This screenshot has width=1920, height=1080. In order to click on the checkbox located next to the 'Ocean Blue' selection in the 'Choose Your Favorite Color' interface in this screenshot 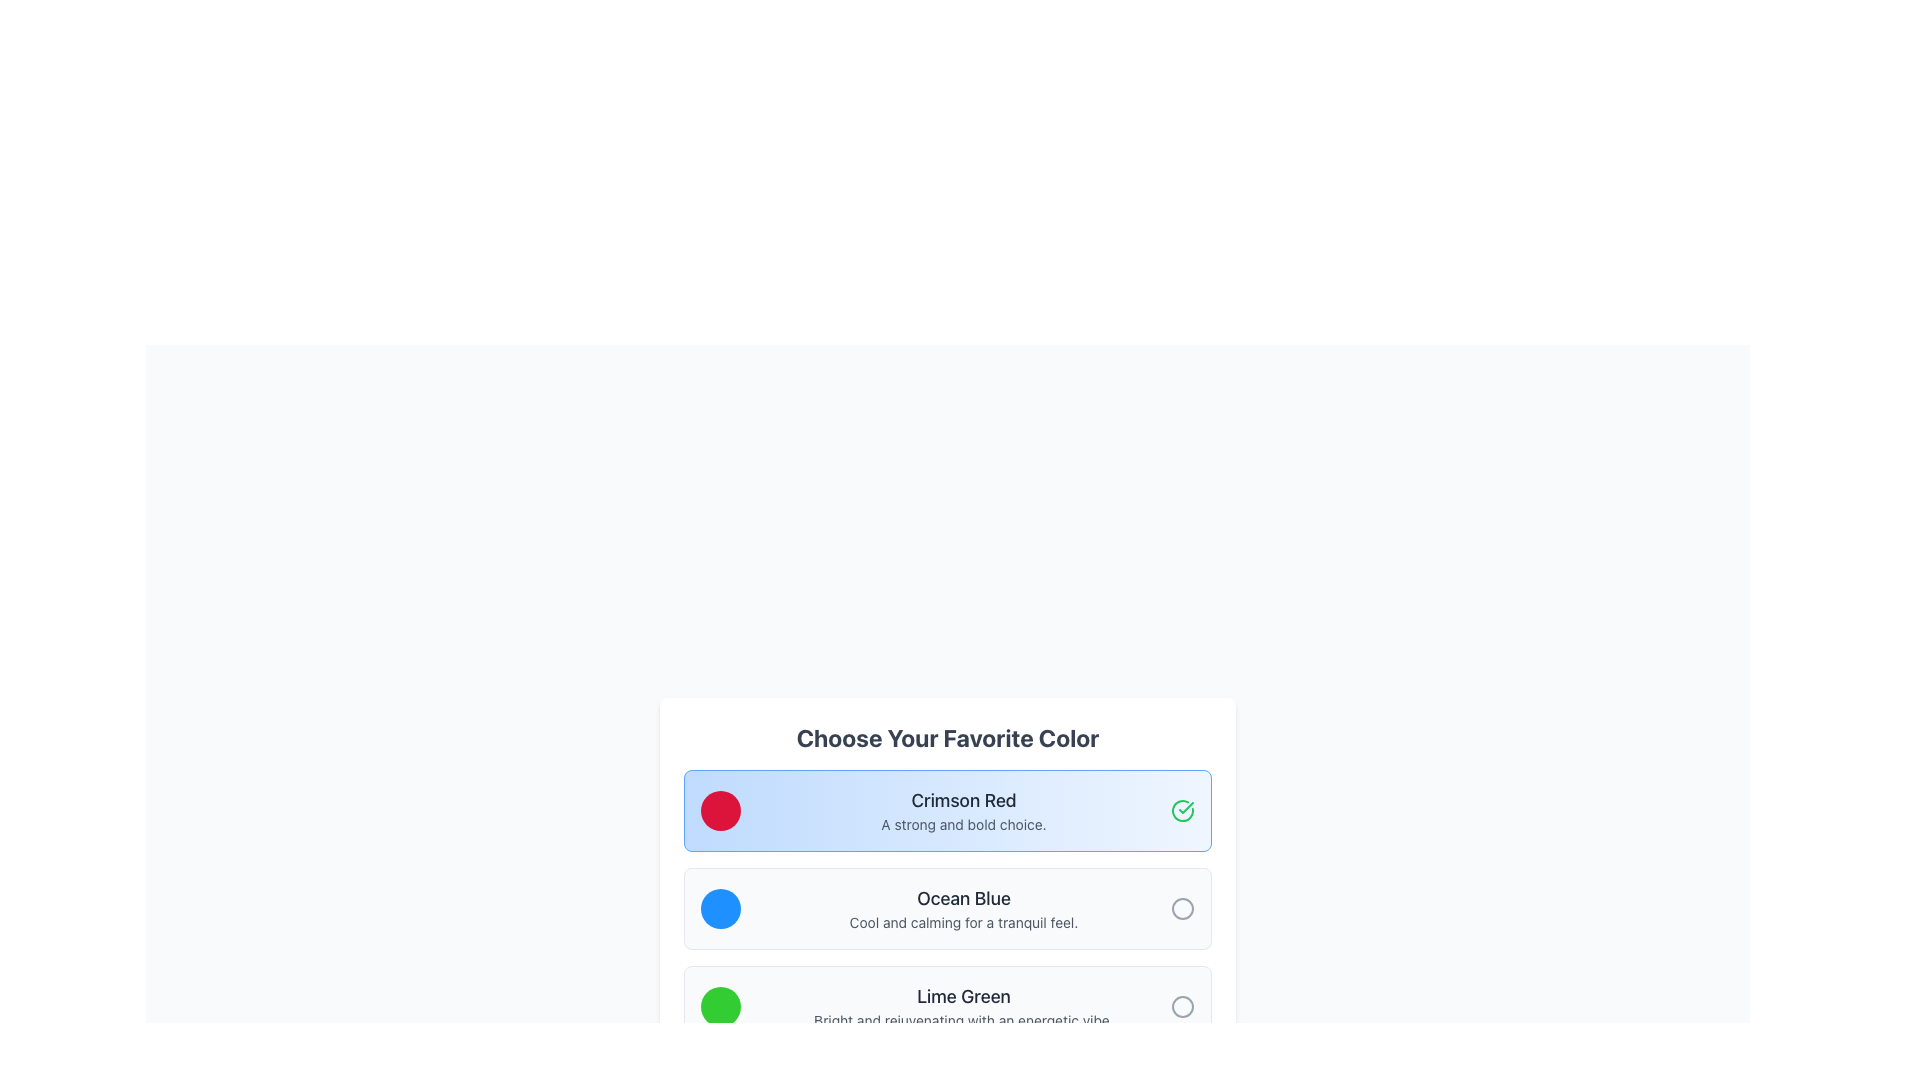, I will do `click(1182, 909)`.